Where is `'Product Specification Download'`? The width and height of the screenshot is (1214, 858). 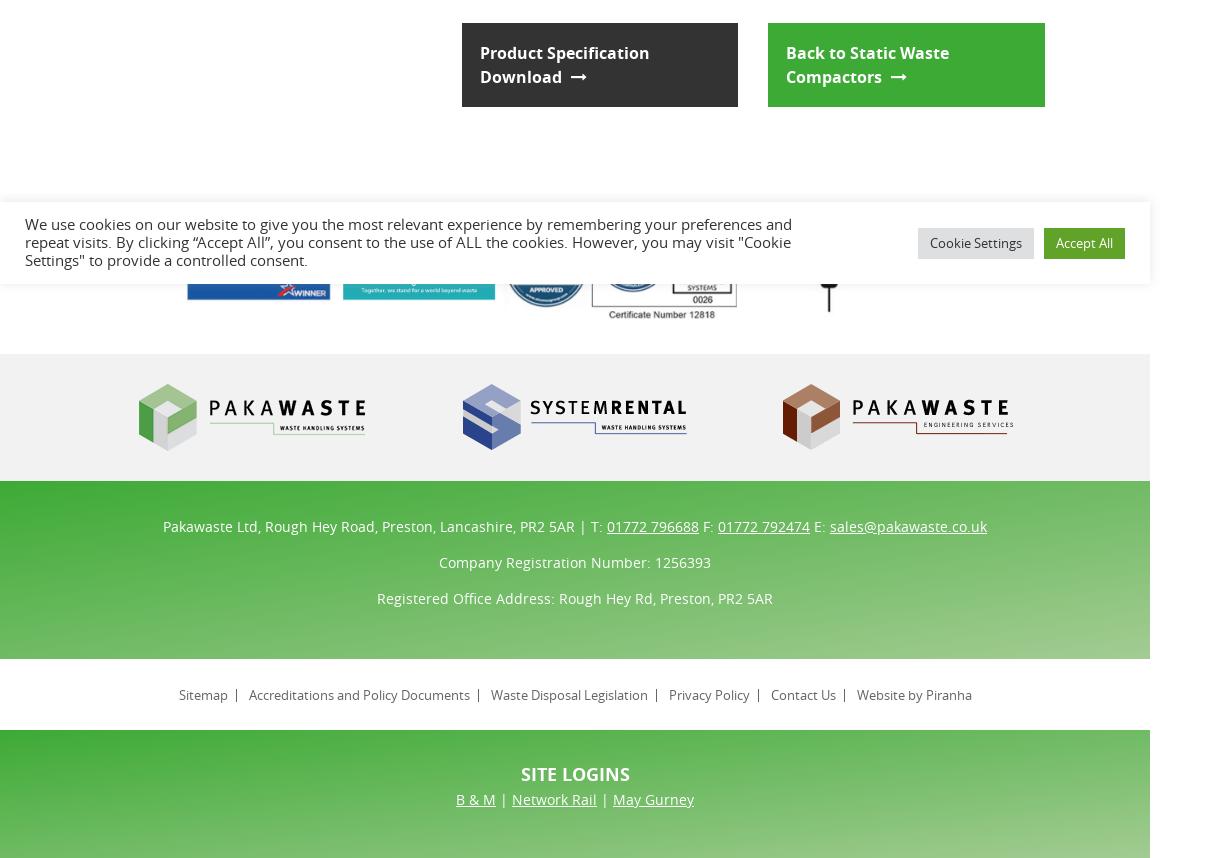
'Product Specification Download' is located at coordinates (564, 63).